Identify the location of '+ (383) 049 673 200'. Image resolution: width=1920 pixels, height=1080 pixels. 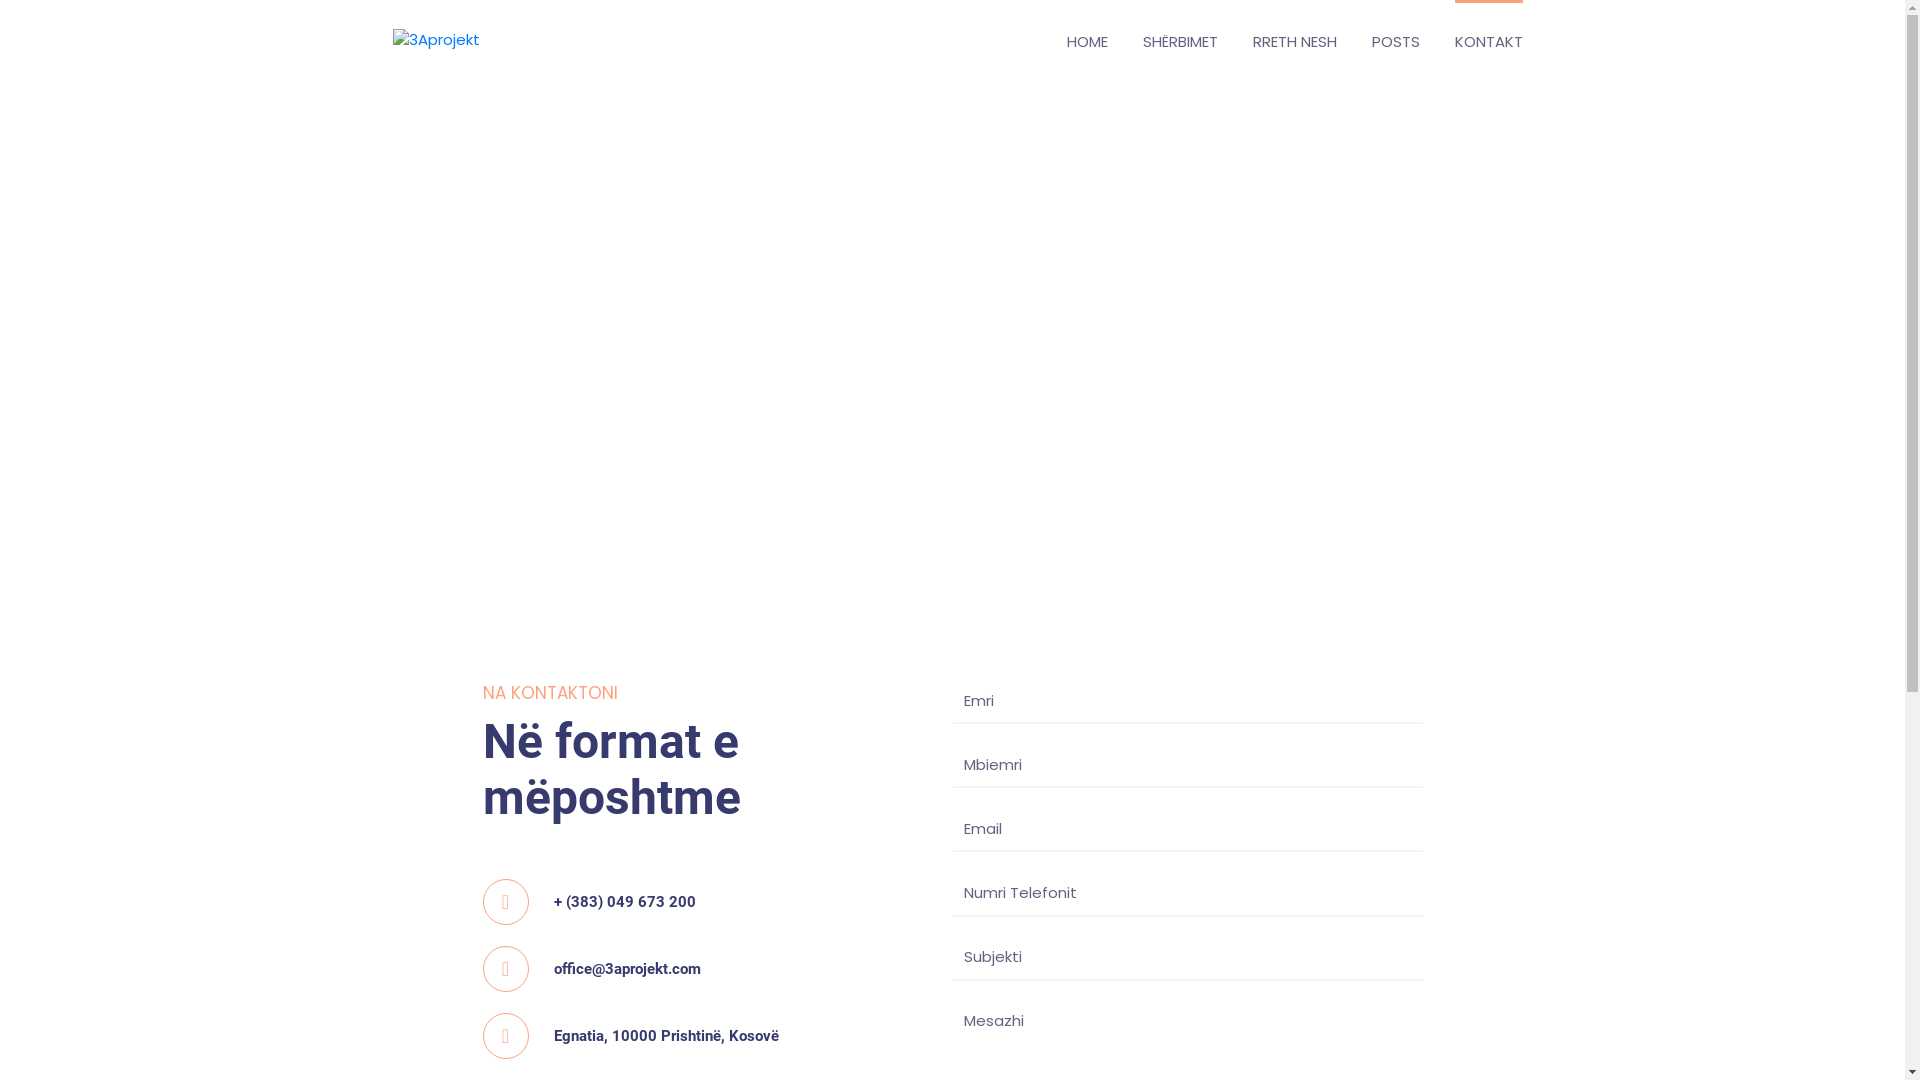
(623, 902).